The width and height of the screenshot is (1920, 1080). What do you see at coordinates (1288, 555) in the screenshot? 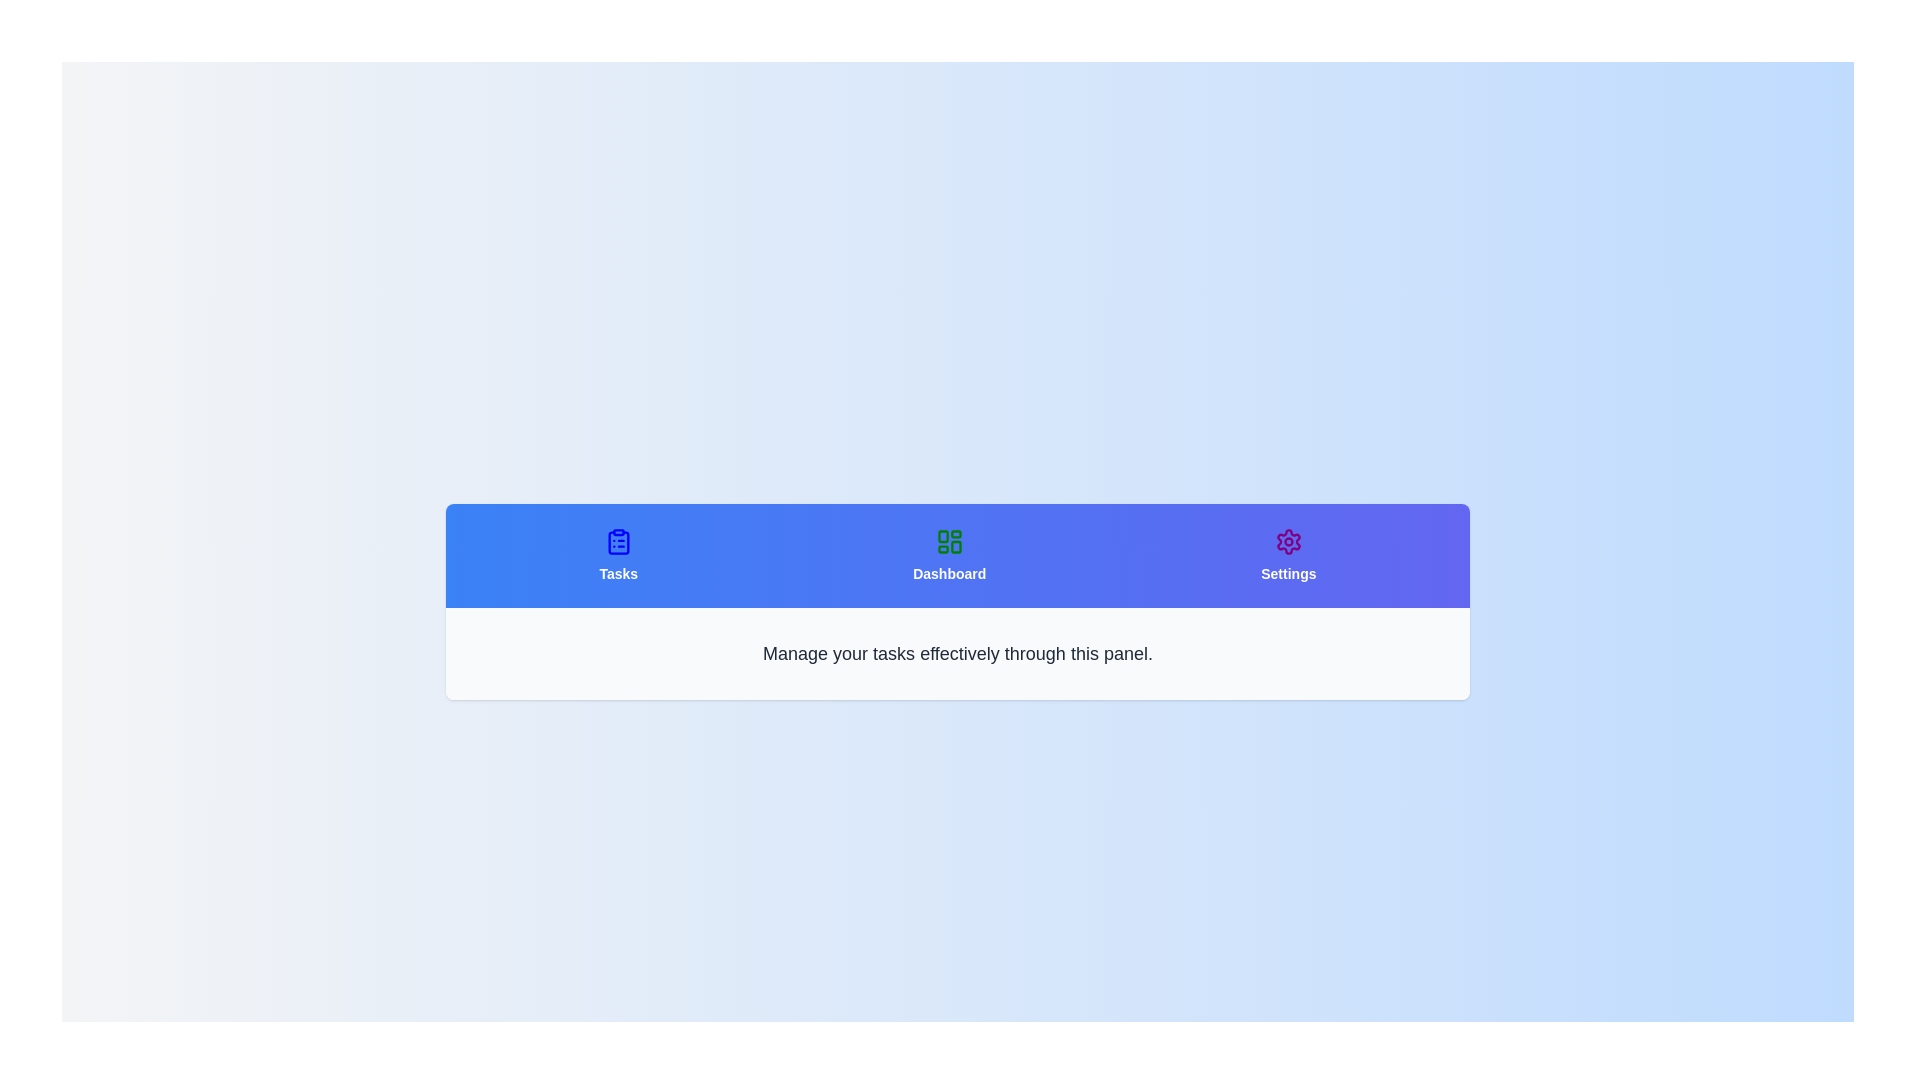
I see `the Settings tab to activate its content` at bounding box center [1288, 555].